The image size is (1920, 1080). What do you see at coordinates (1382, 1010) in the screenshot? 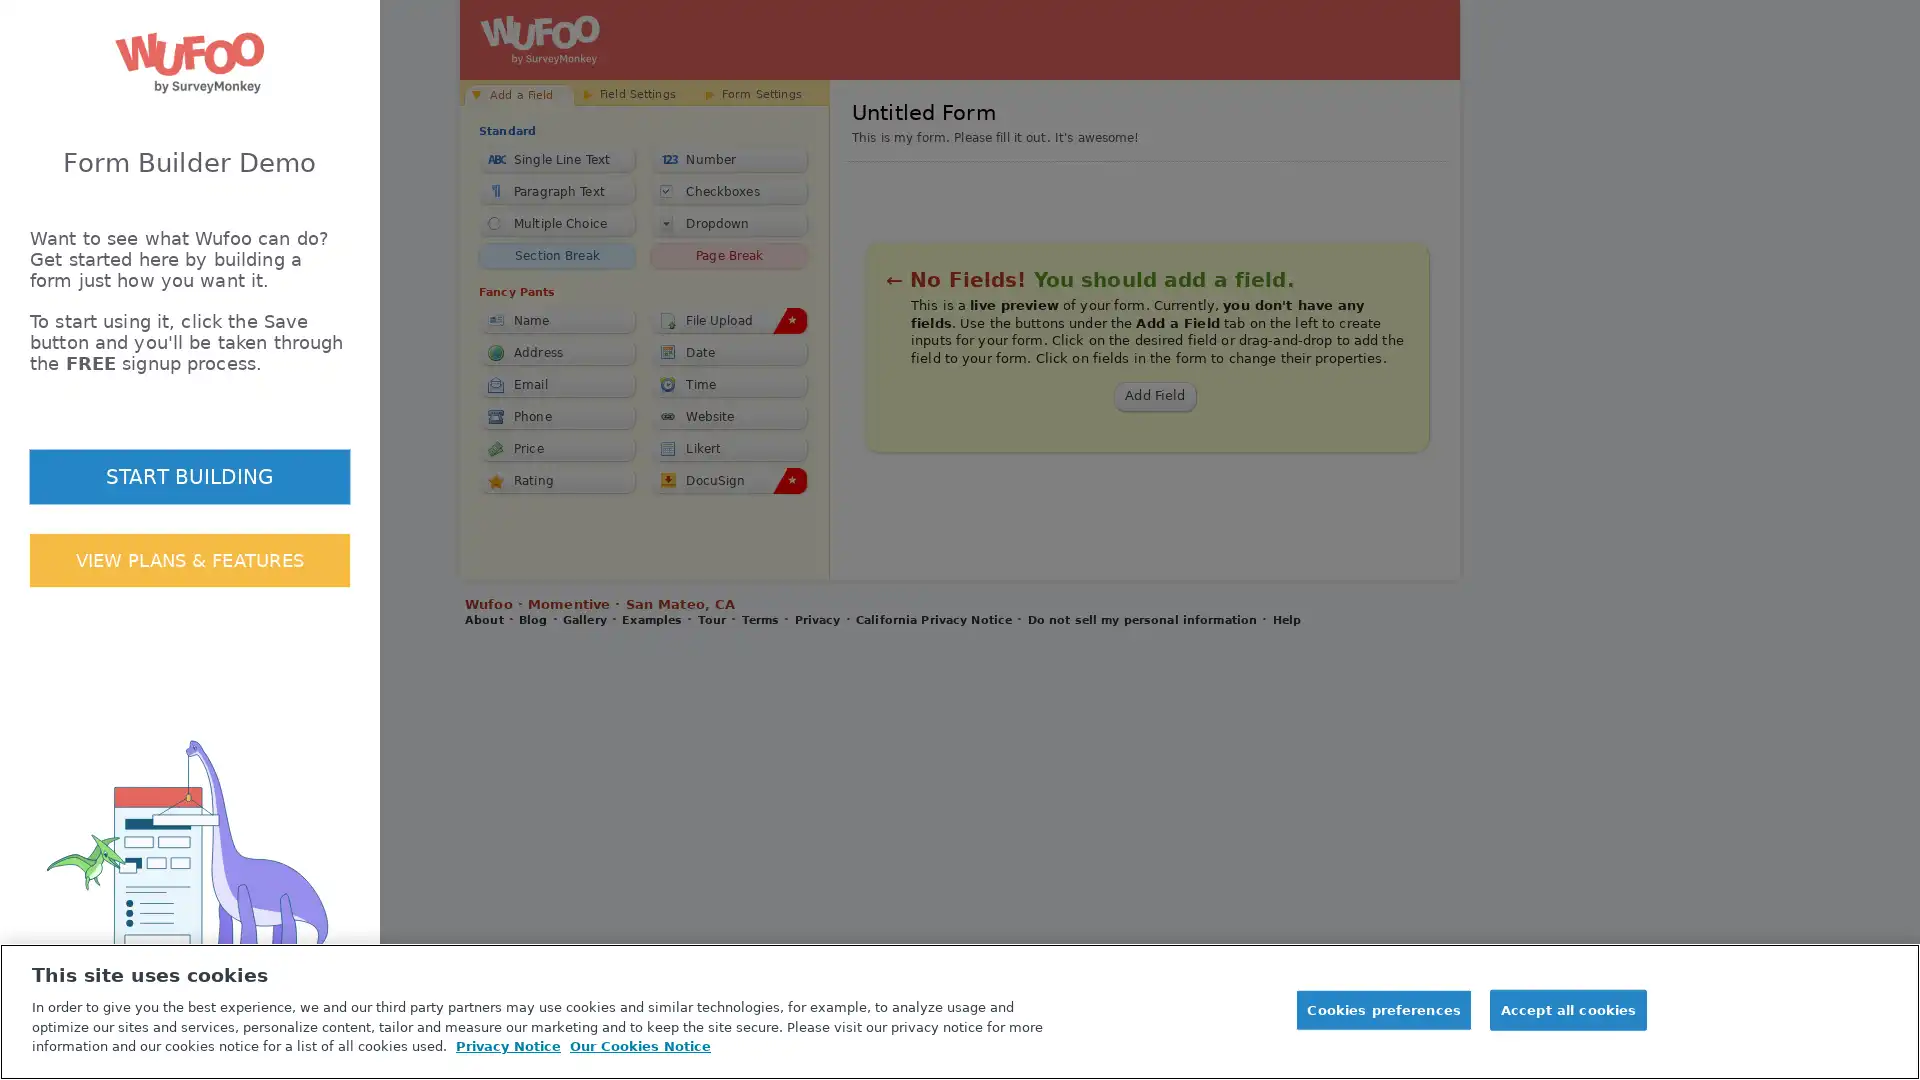
I see `Cookies preferences` at bounding box center [1382, 1010].